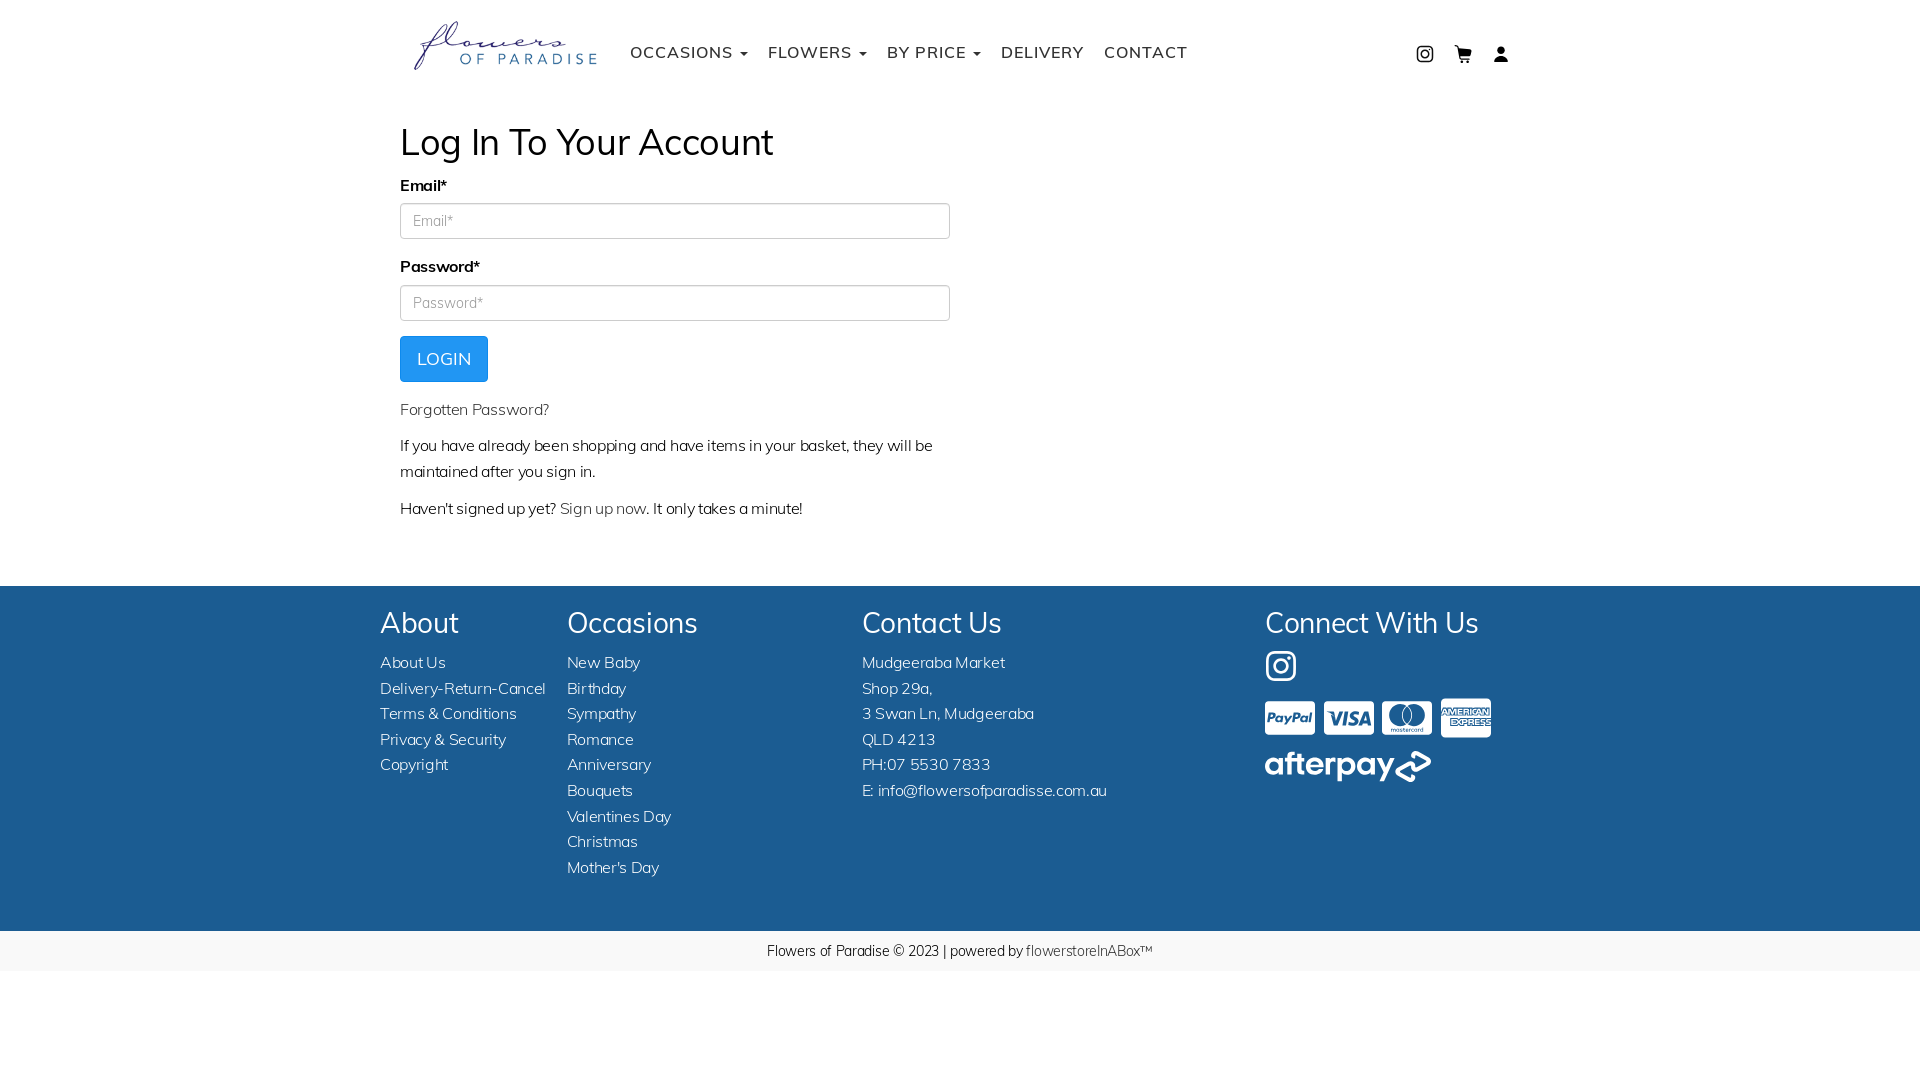 This screenshot has height=1080, width=1920. I want to click on 'New Baby', so click(602, 662).